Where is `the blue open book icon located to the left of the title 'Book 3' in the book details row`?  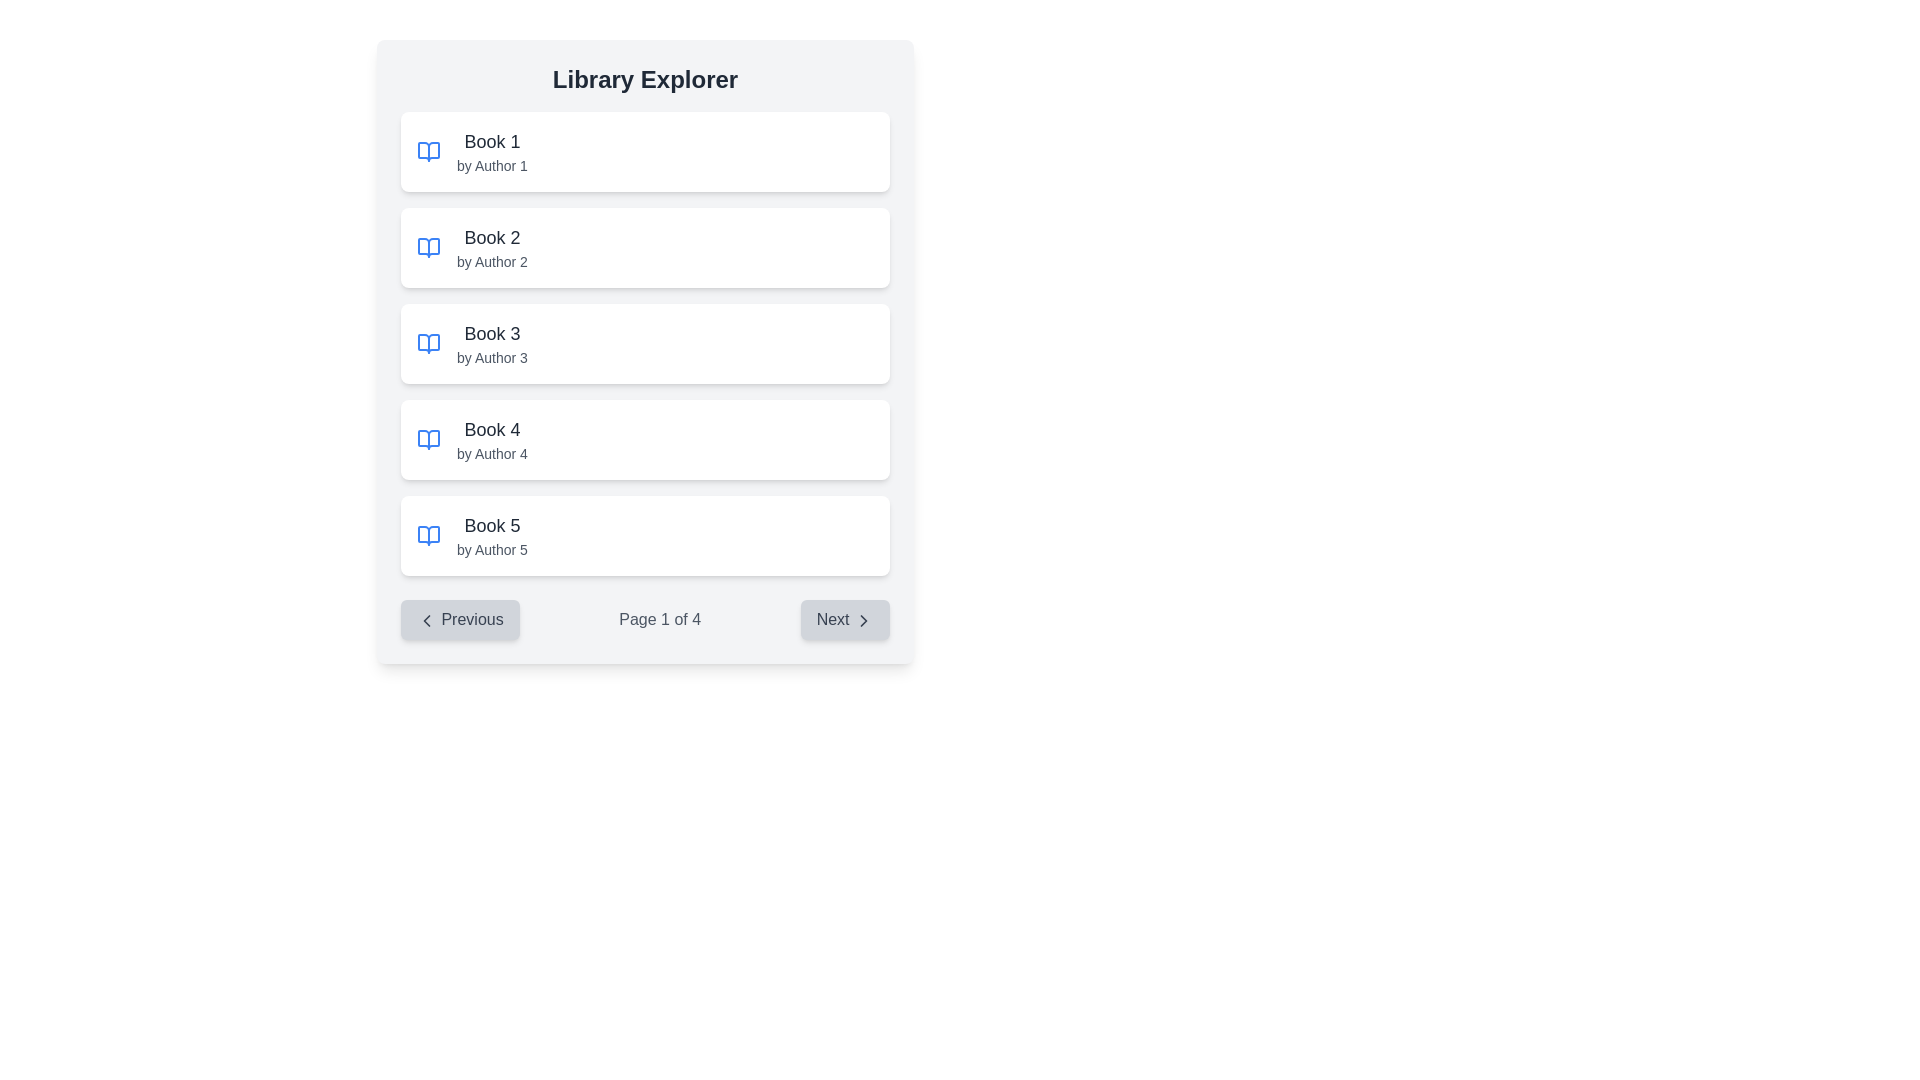
the blue open book icon located to the left of the title 'Book 3' in the book details row is located at coordinates (427, 342).